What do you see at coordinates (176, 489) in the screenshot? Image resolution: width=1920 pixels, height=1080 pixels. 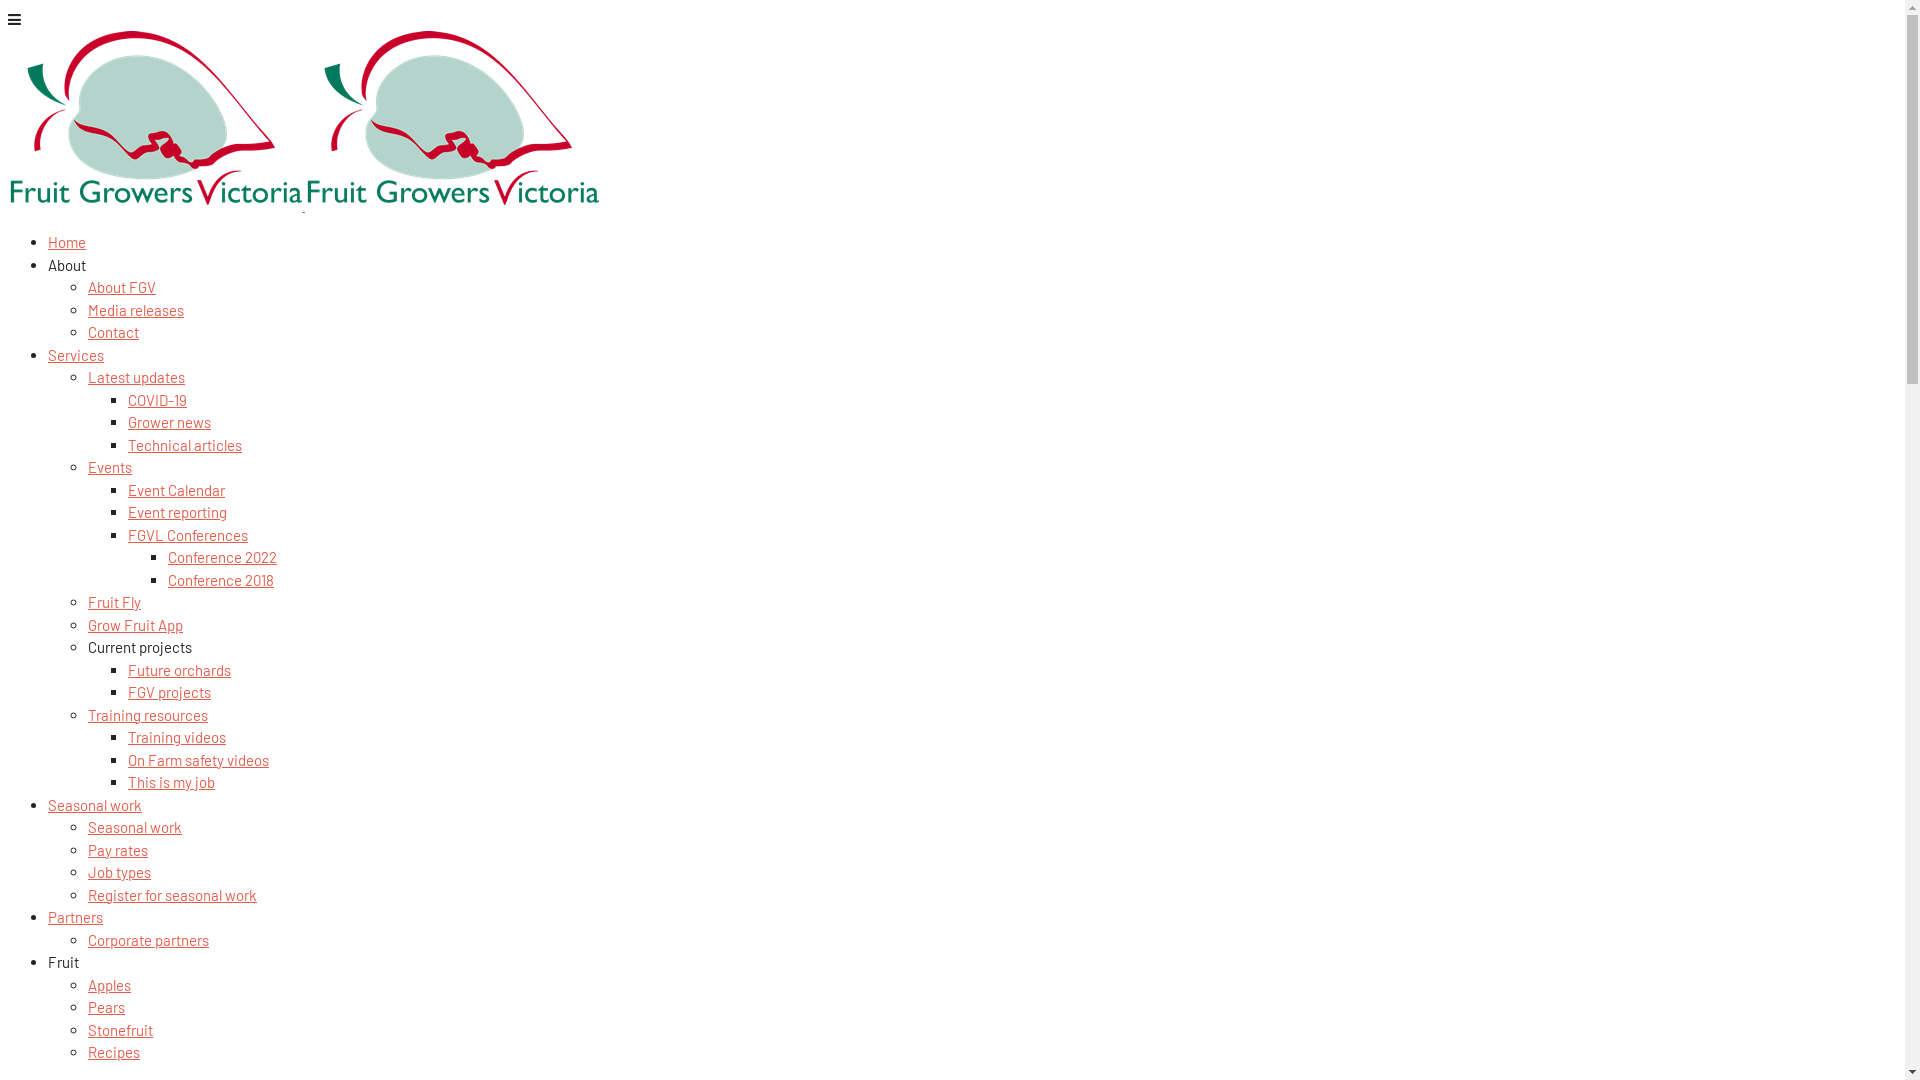 I see `'Event Calendar'` at bounding box center [176, 489].